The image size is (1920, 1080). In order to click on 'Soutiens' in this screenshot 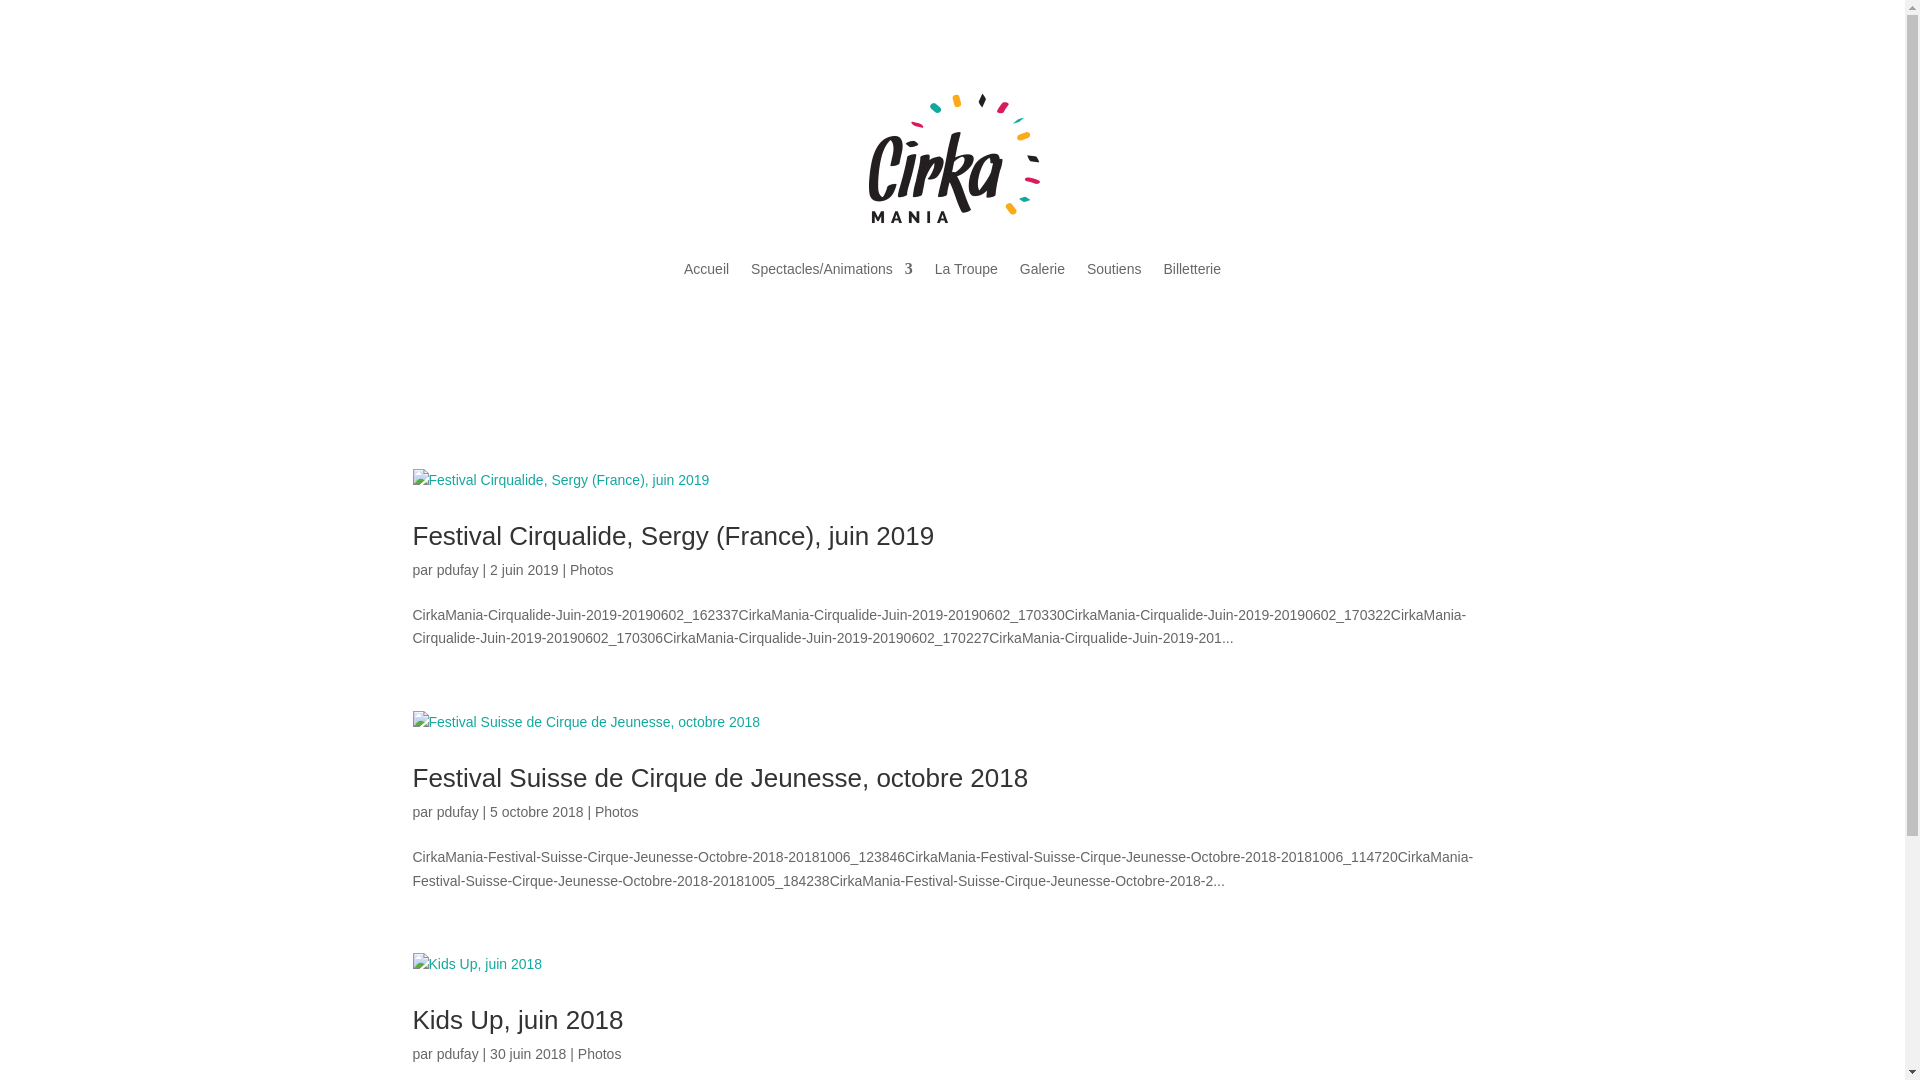, I will do `click(1112, 268)`.